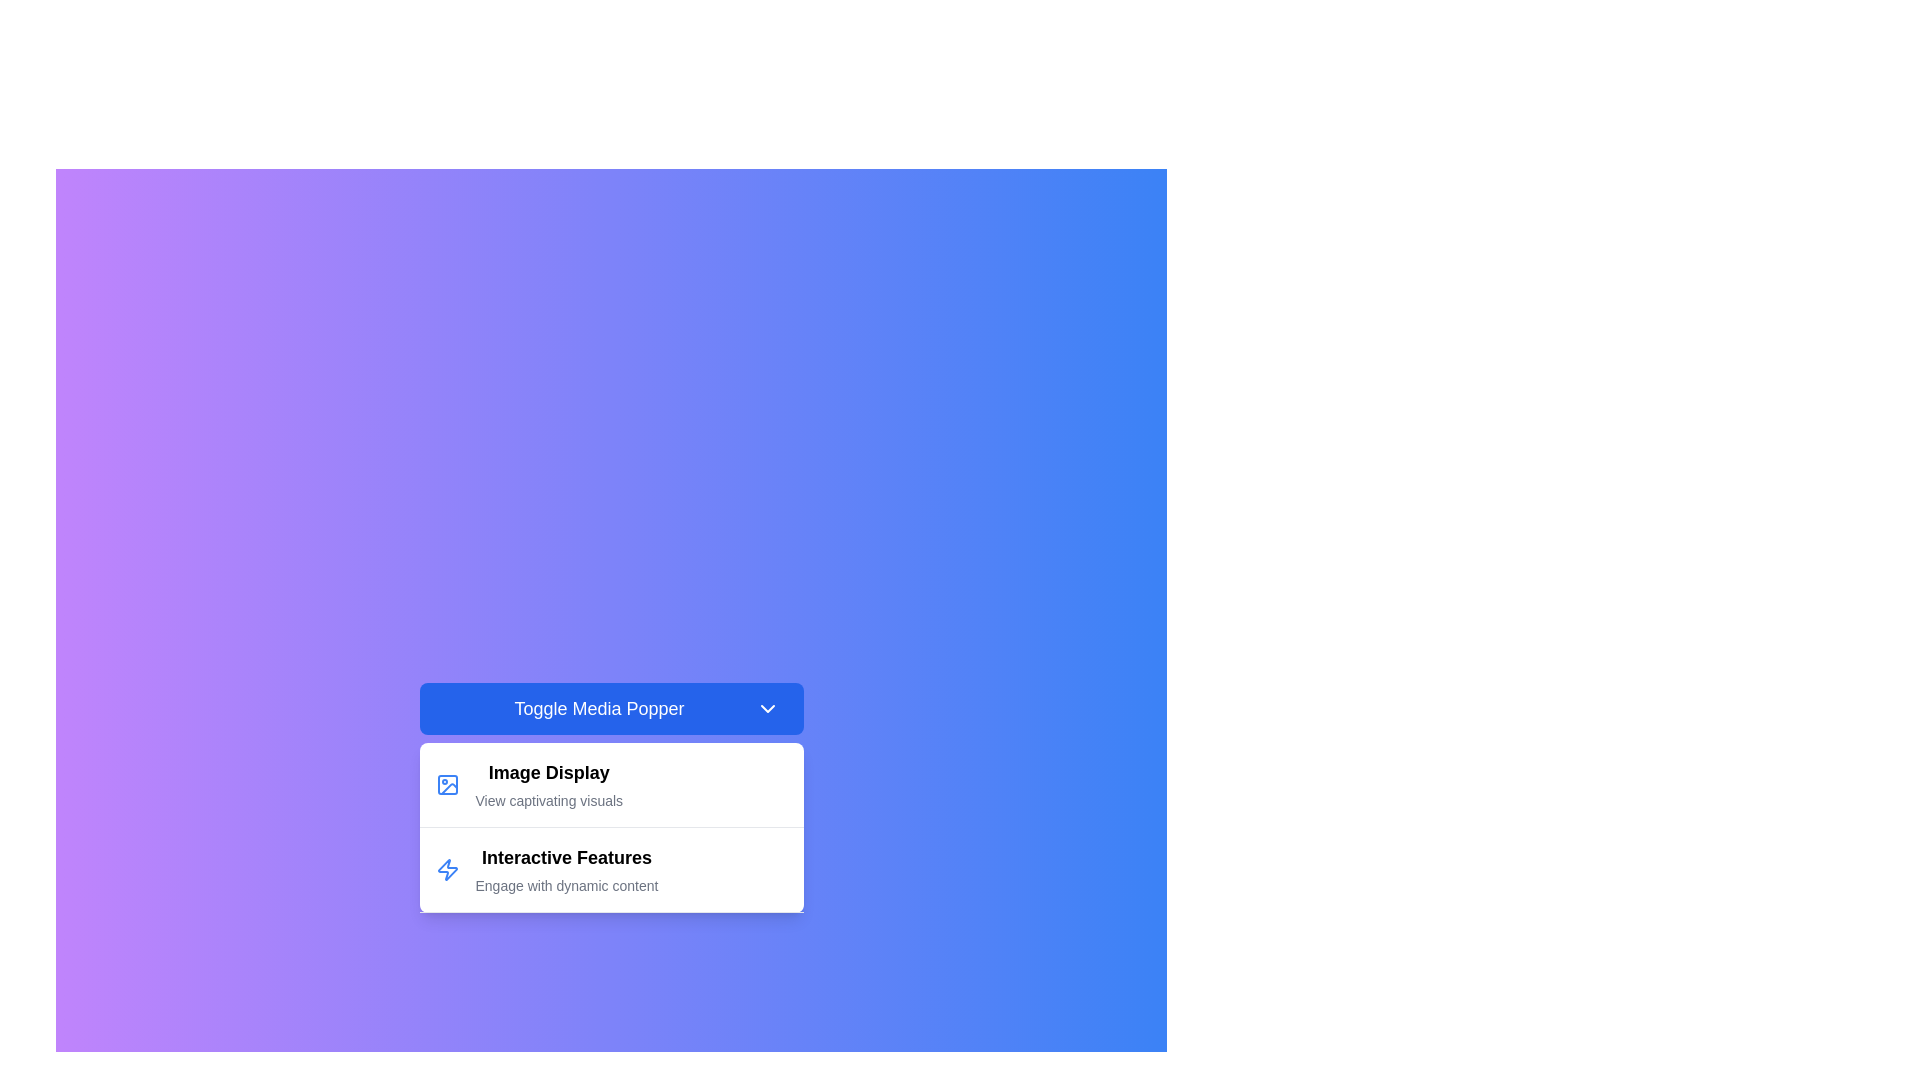 The image size is (1920, 1080). Describe the element at coordinates (446, 869) in the screenshot. I see `the blue lightning bolt icon located to the left of the 'Interactive Features' text in the menu item under 'Toggle Media Popper'` at that location.